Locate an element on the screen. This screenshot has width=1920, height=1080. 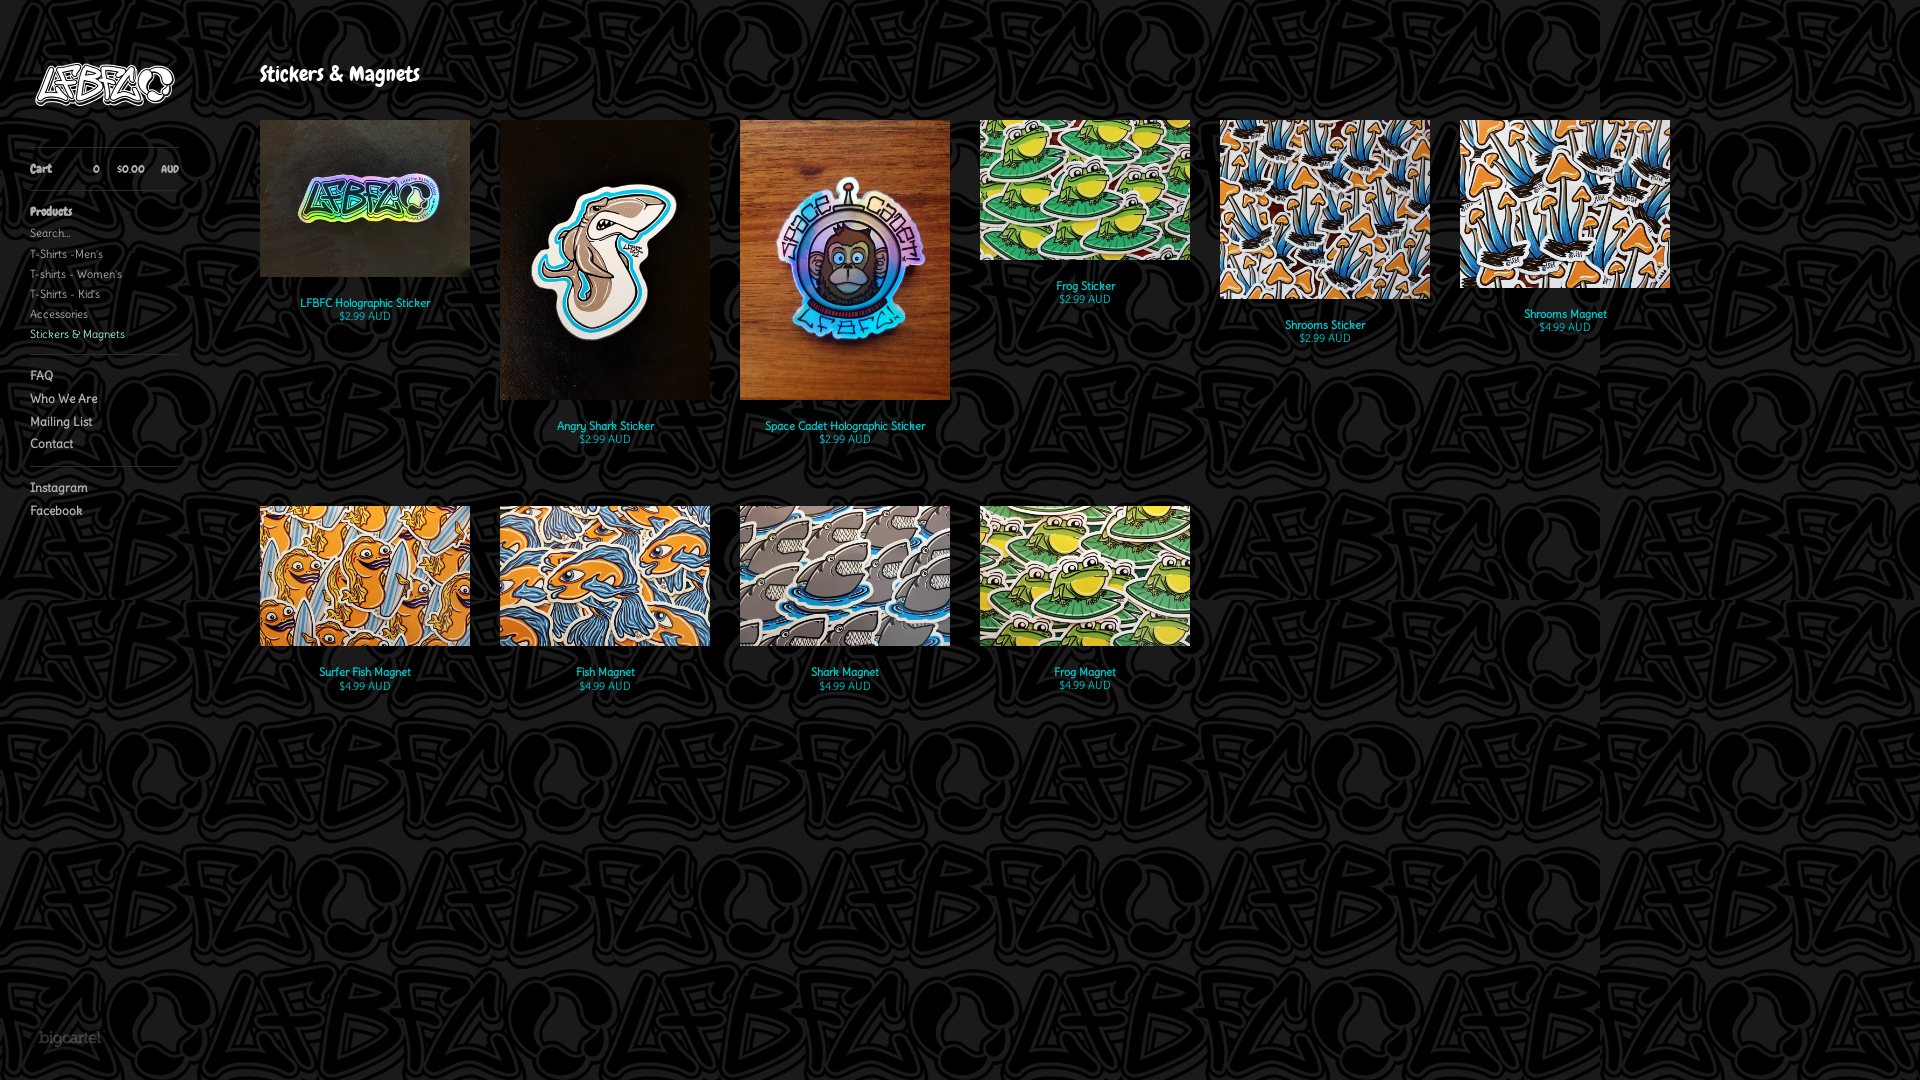
'Little Fish Big Fish Clothing' is located at coordinates (29, 83).